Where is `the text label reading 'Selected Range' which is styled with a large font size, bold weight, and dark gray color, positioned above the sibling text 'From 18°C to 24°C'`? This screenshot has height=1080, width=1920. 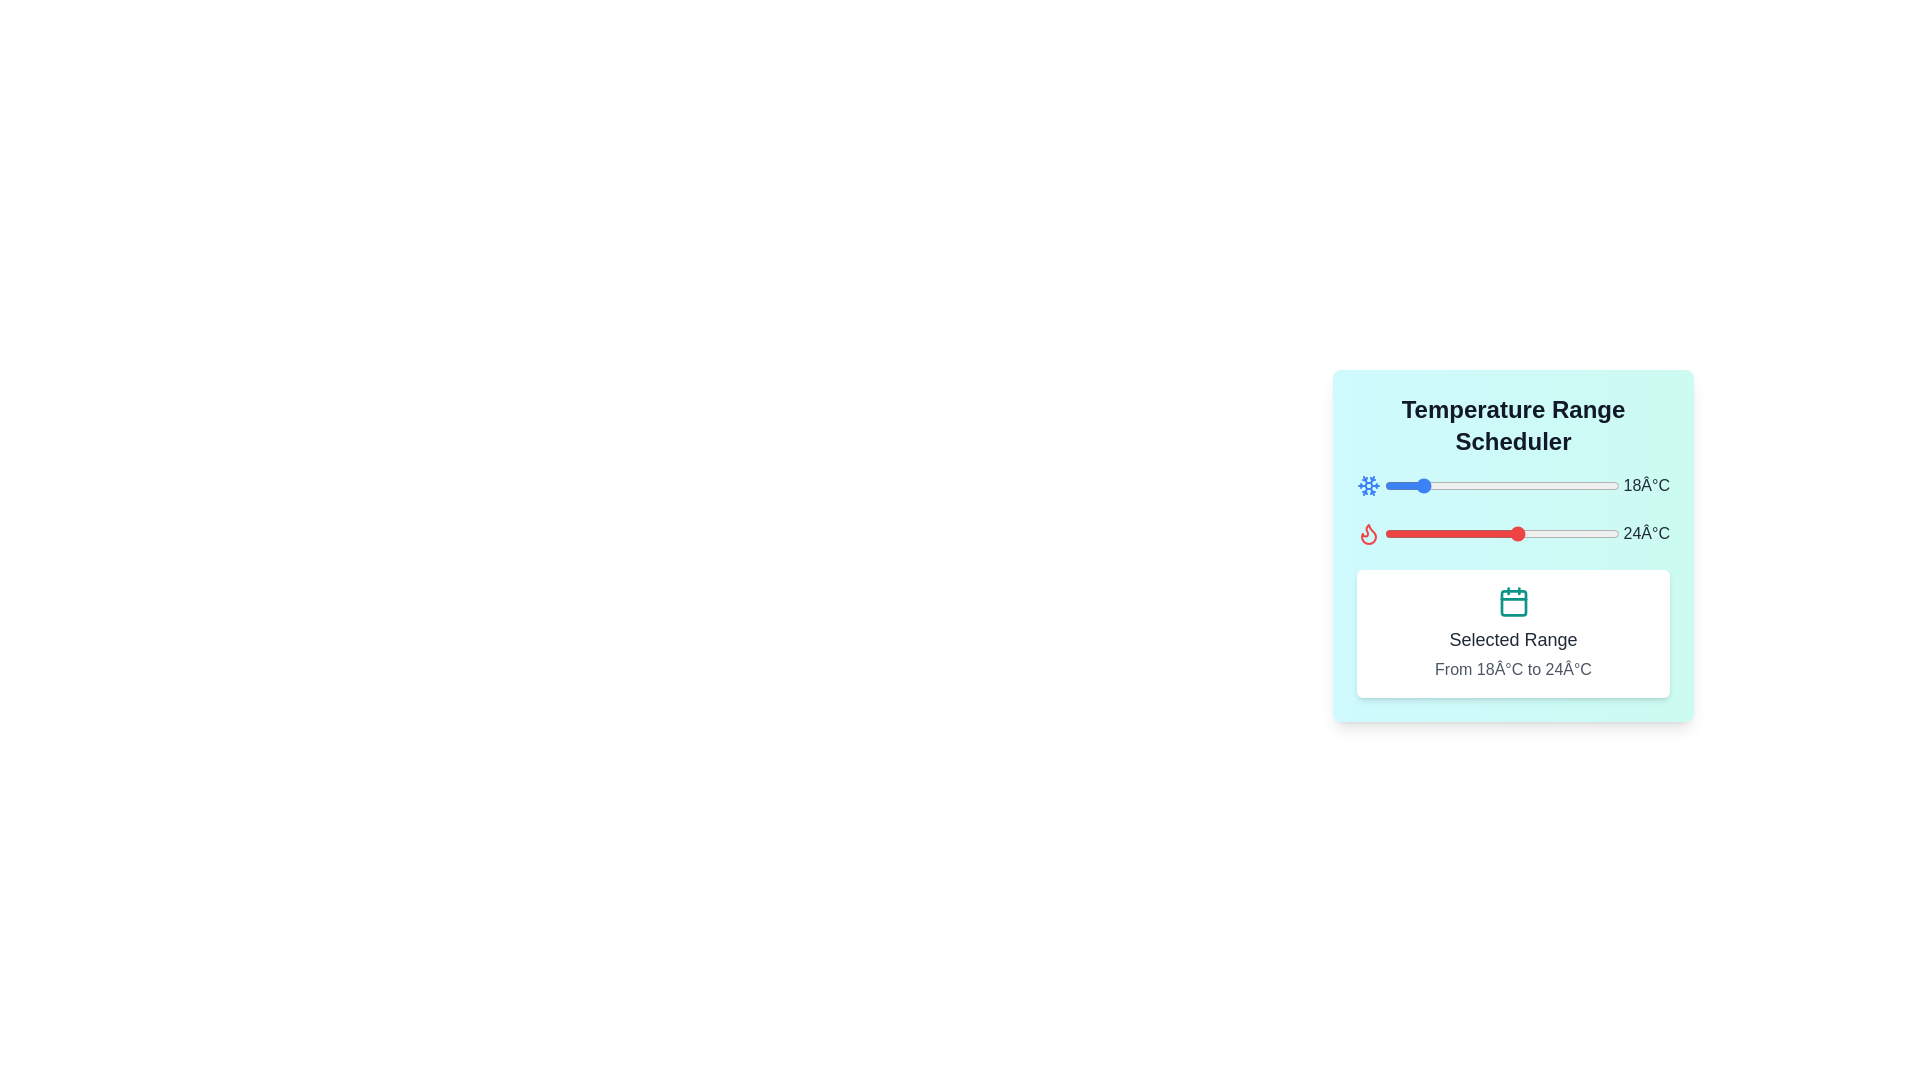
the text label reading 'Selected Range' which is styled with a large font size, bold weight, and dark gray color, positioned above the sibling text 'From 18°C to 24°C' is located at coordinates (1513, 640).